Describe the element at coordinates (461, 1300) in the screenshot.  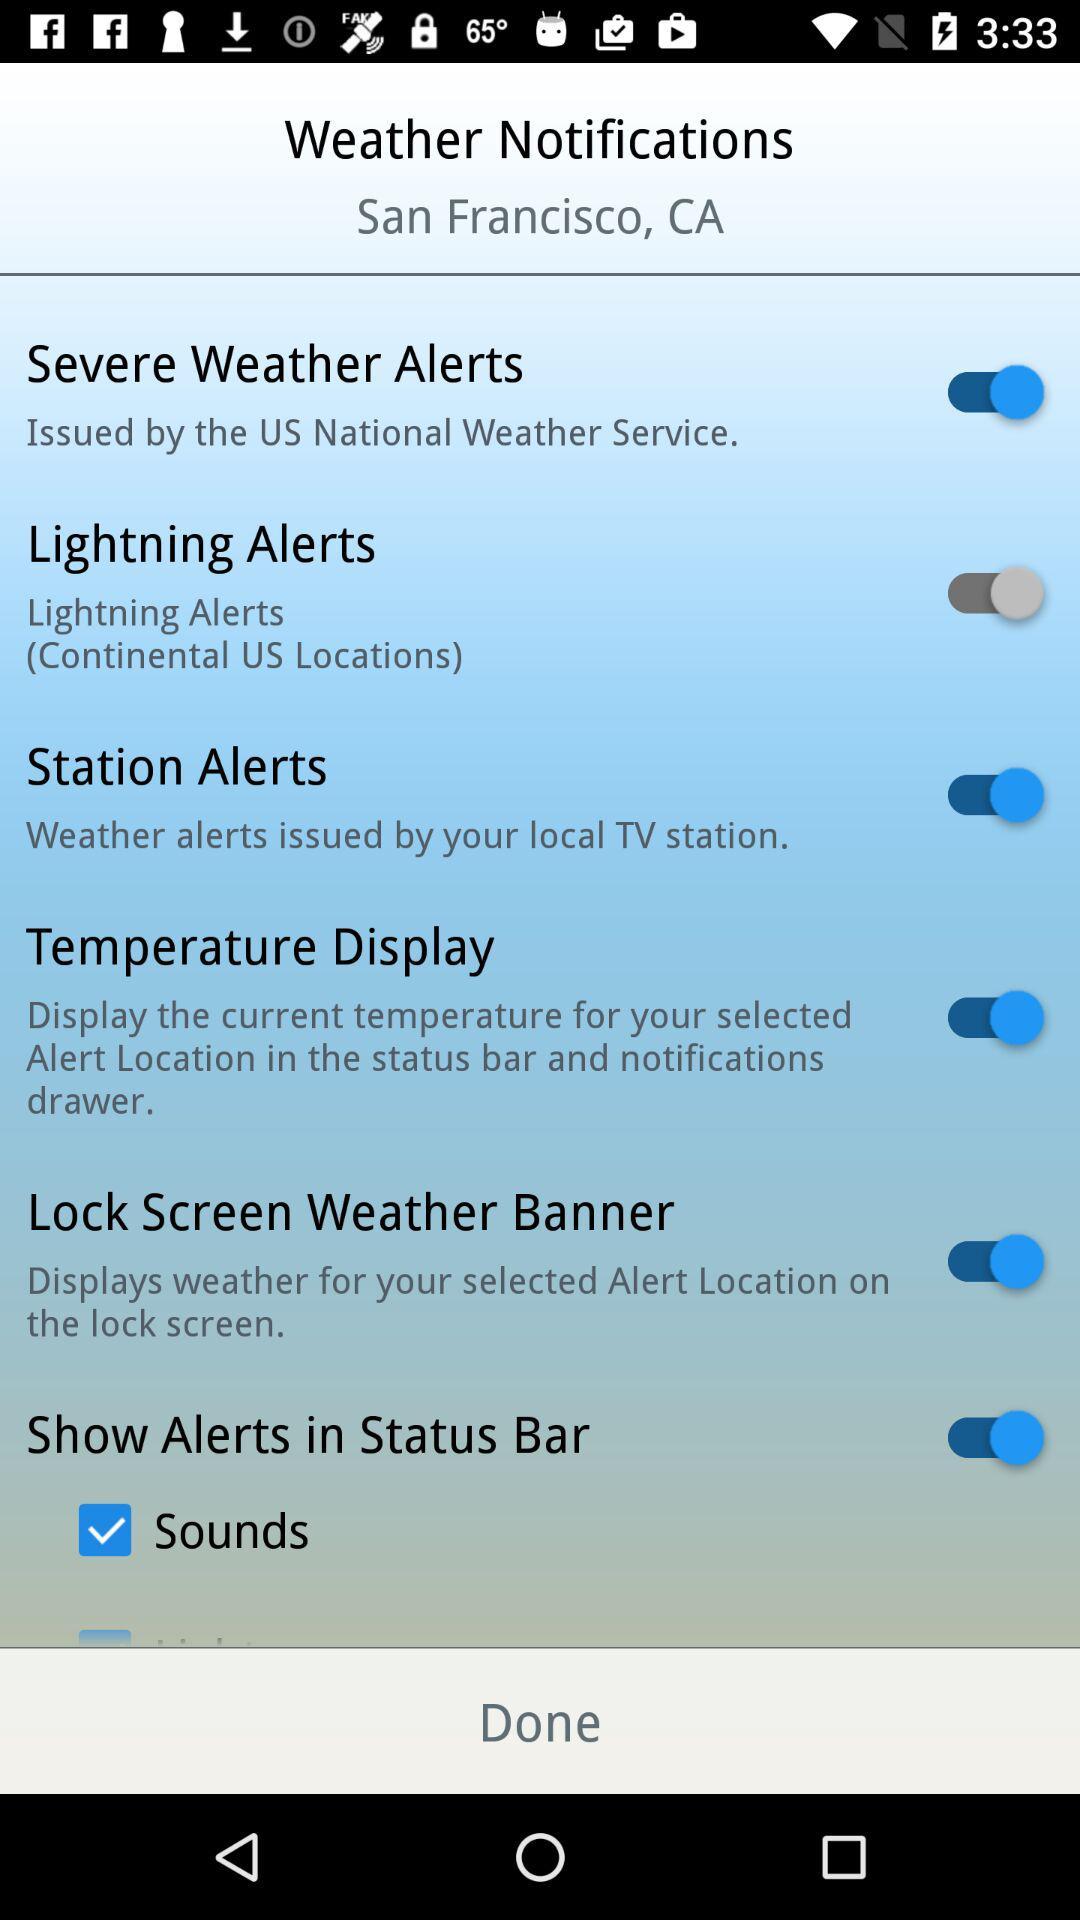
I see `item below lock screen weather icon` at that location.